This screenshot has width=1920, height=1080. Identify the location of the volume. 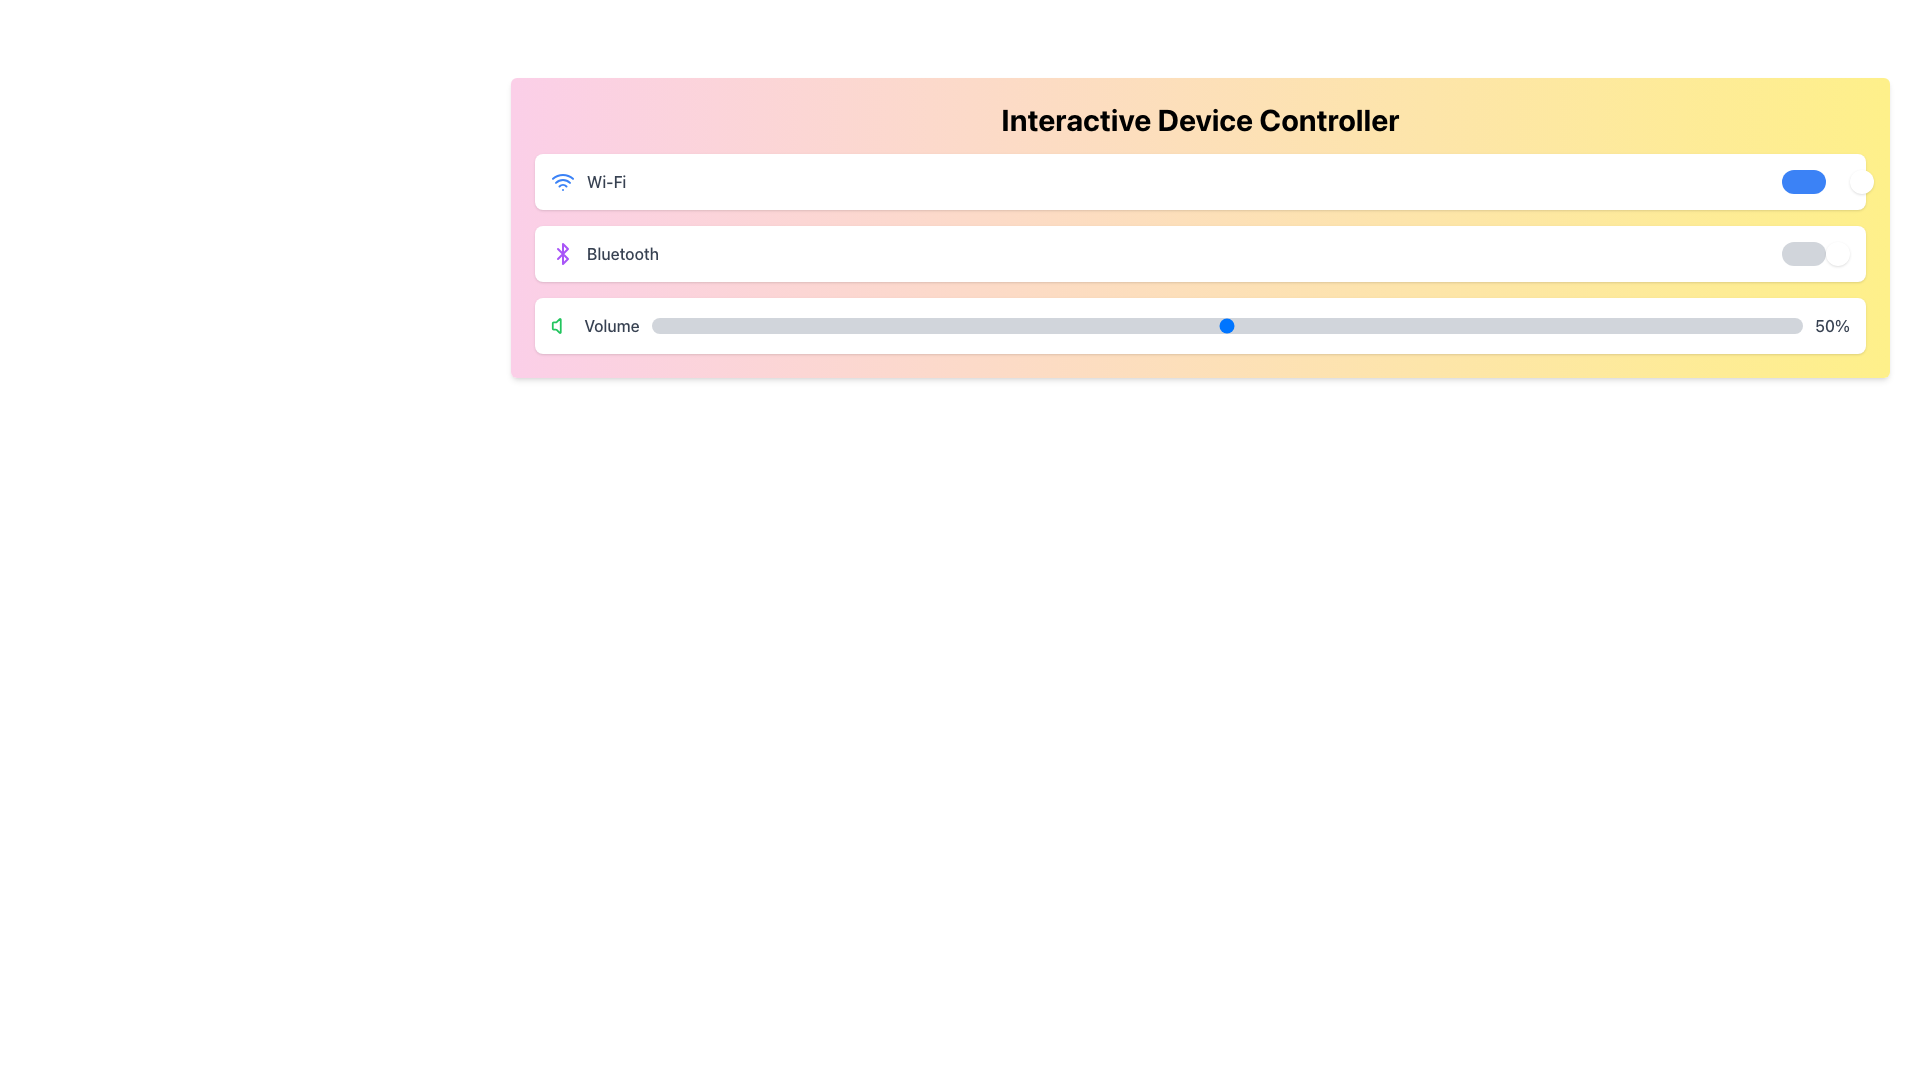
(1480, 325).